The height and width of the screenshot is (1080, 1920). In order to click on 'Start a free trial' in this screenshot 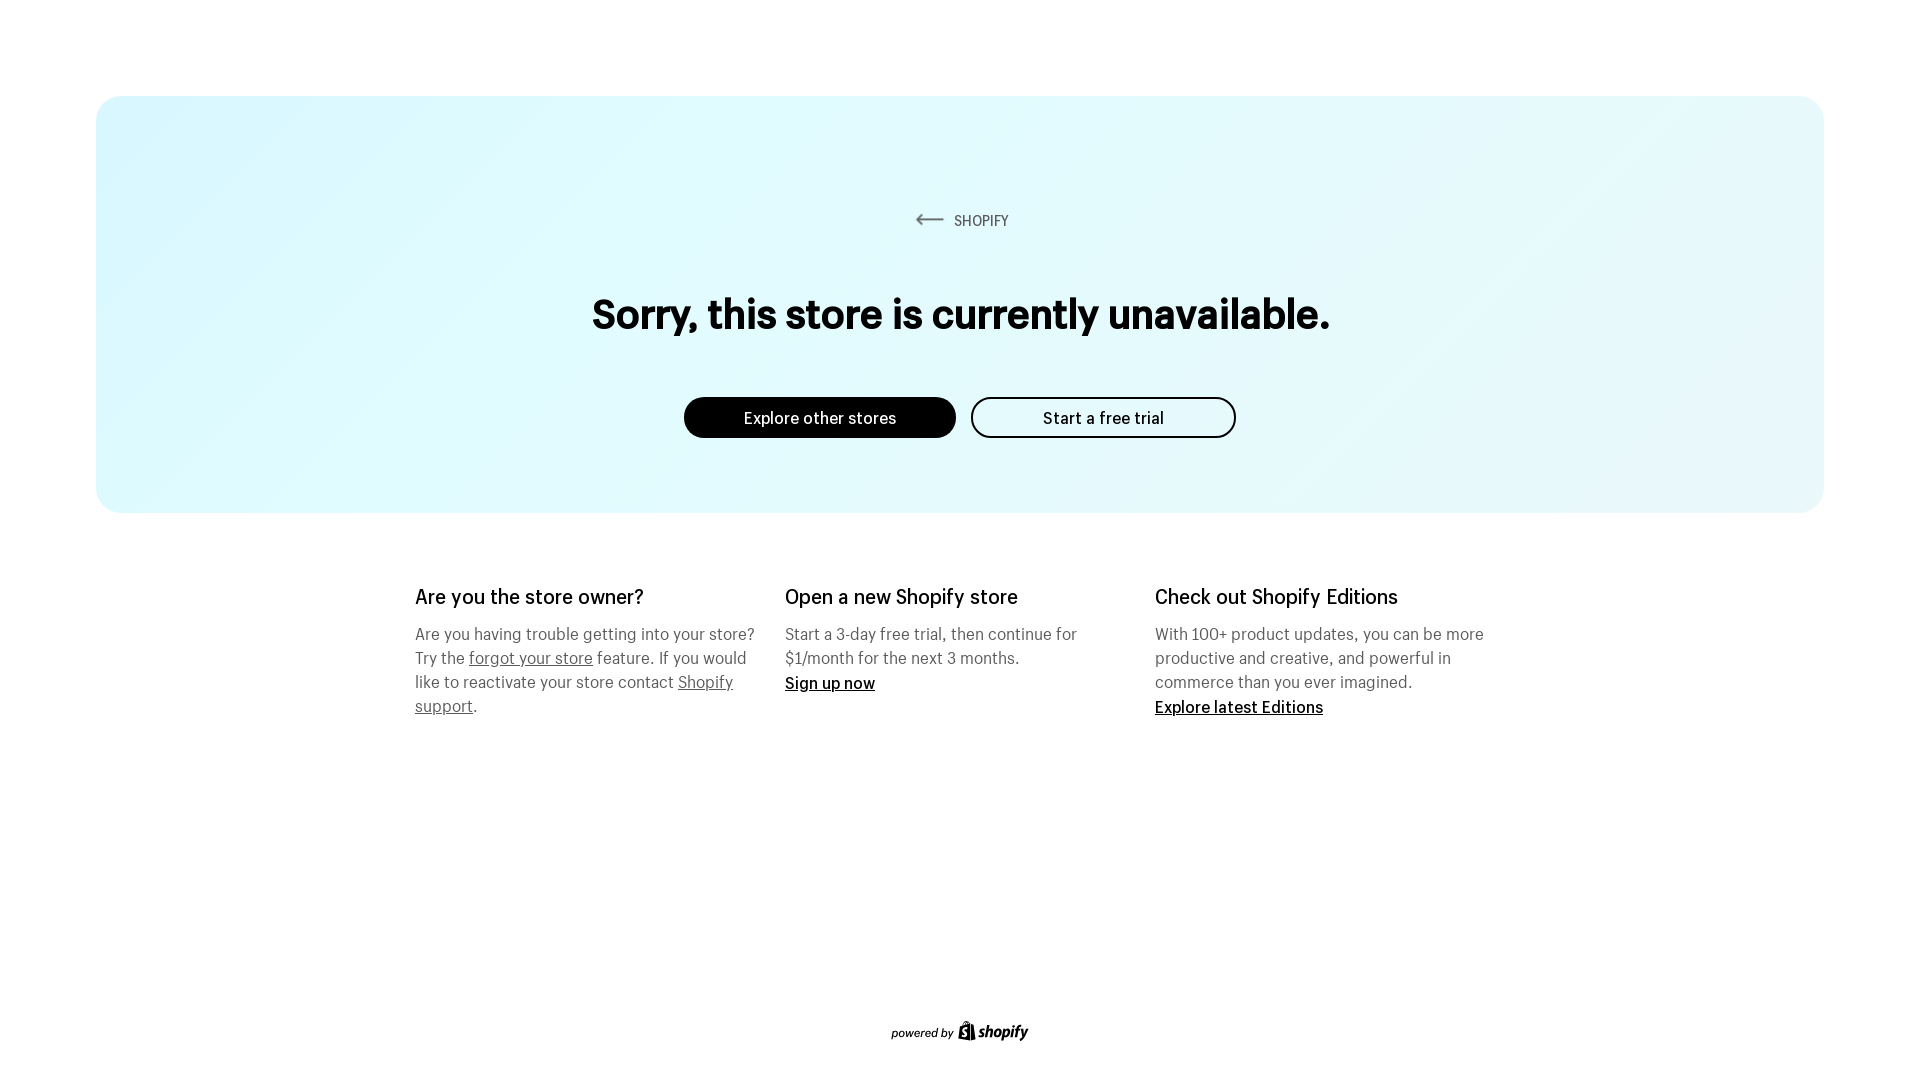, I will do `click(1102, 416)`.